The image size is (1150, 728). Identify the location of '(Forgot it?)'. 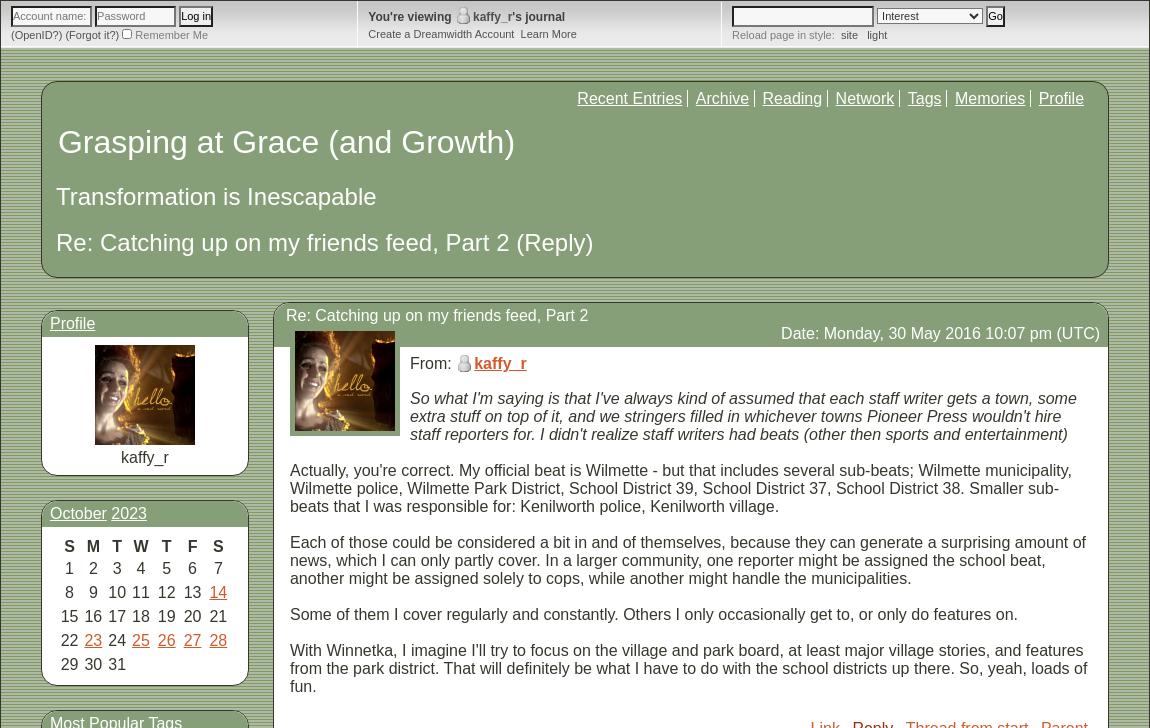
(63, 33).